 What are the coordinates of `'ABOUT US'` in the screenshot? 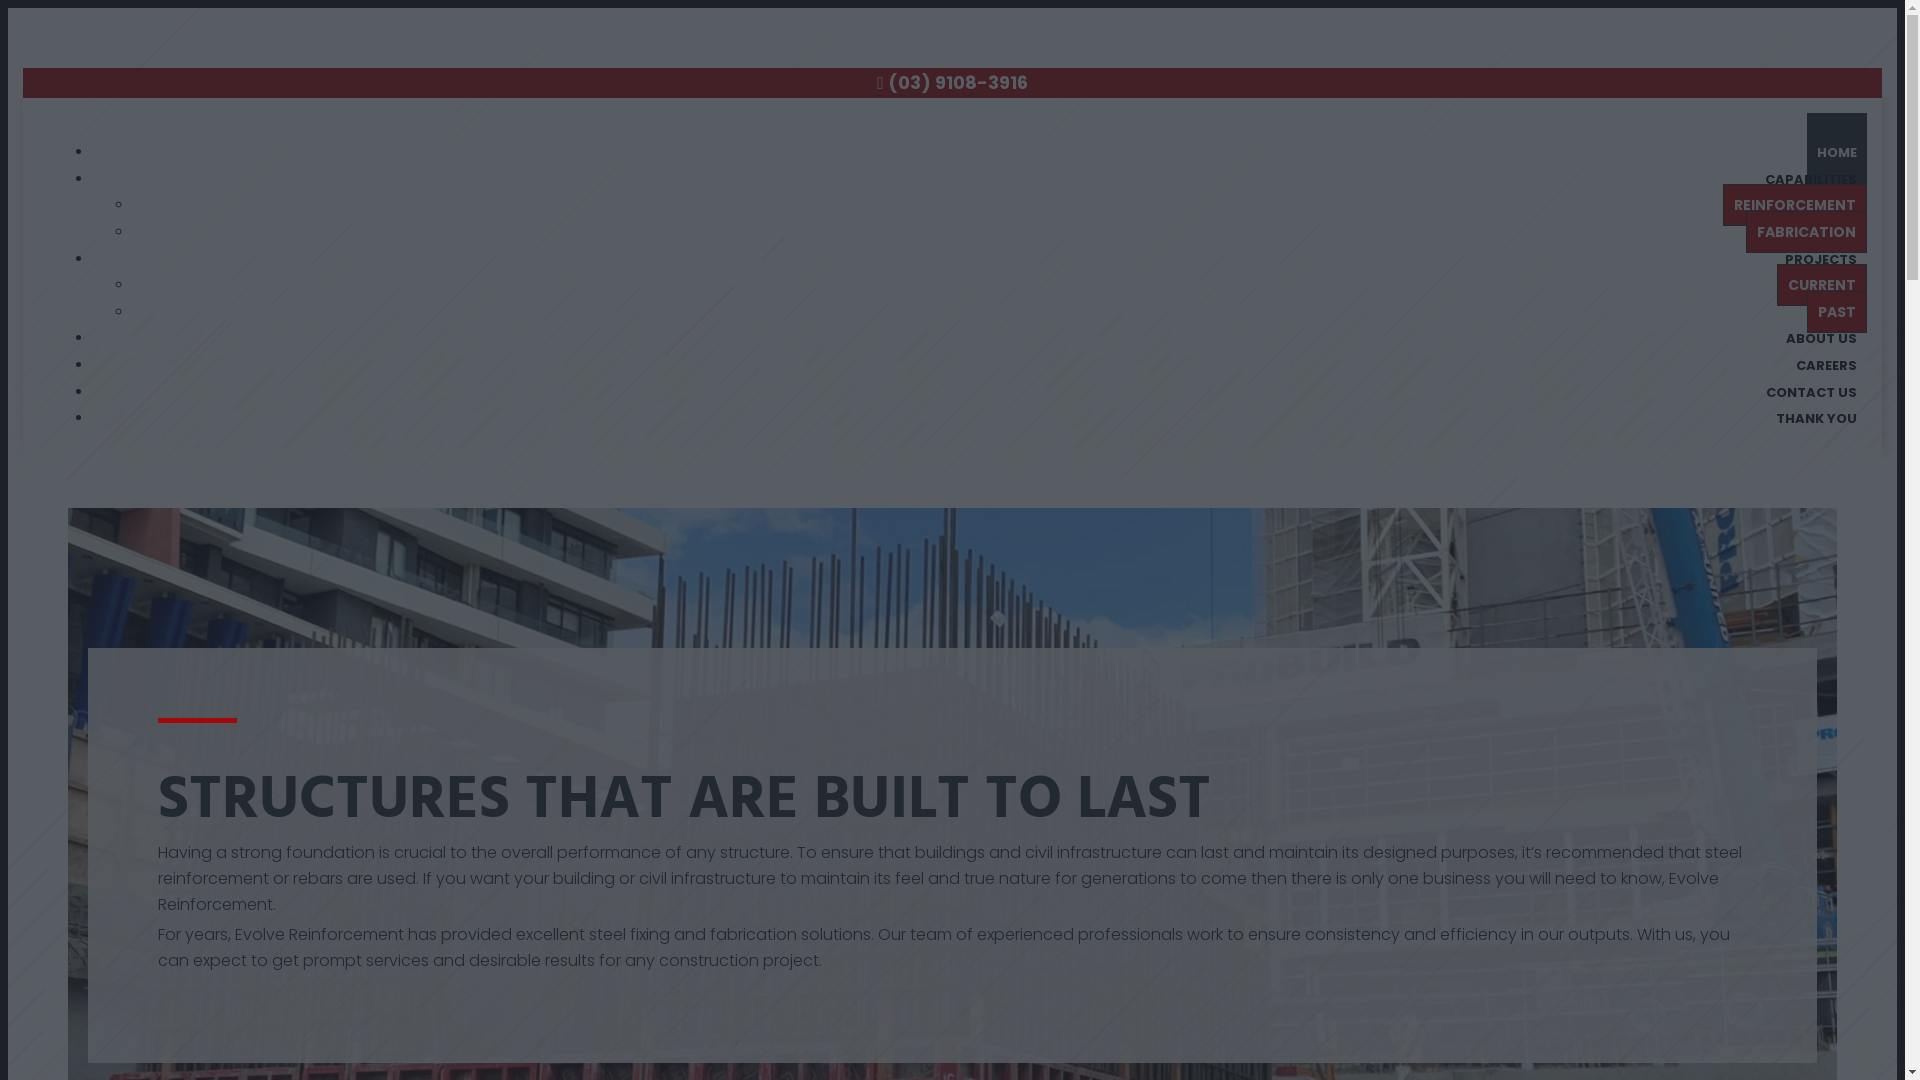 It's located at (1821, 337).